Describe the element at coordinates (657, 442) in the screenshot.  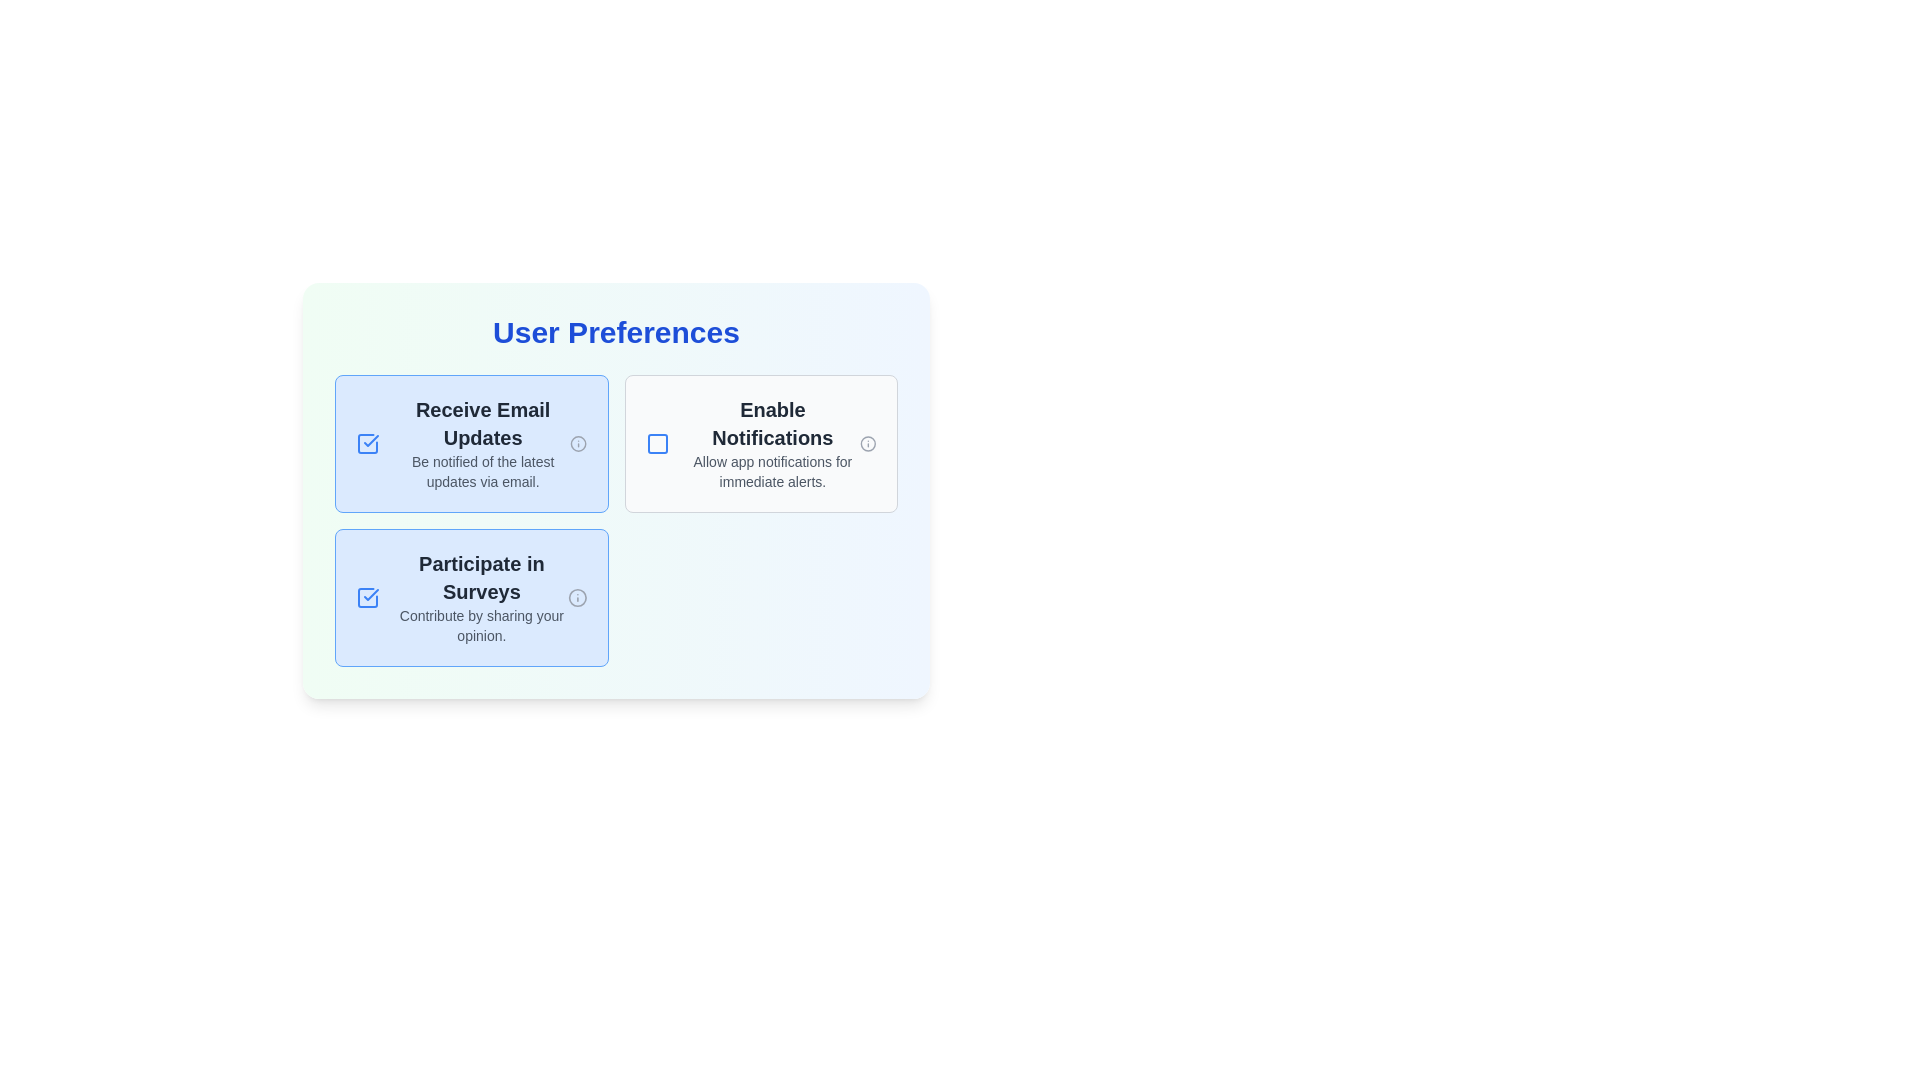
I see `the square icon with a blue border and white background located next to the title text 'Enable Notifications' to interact with it` at that location.